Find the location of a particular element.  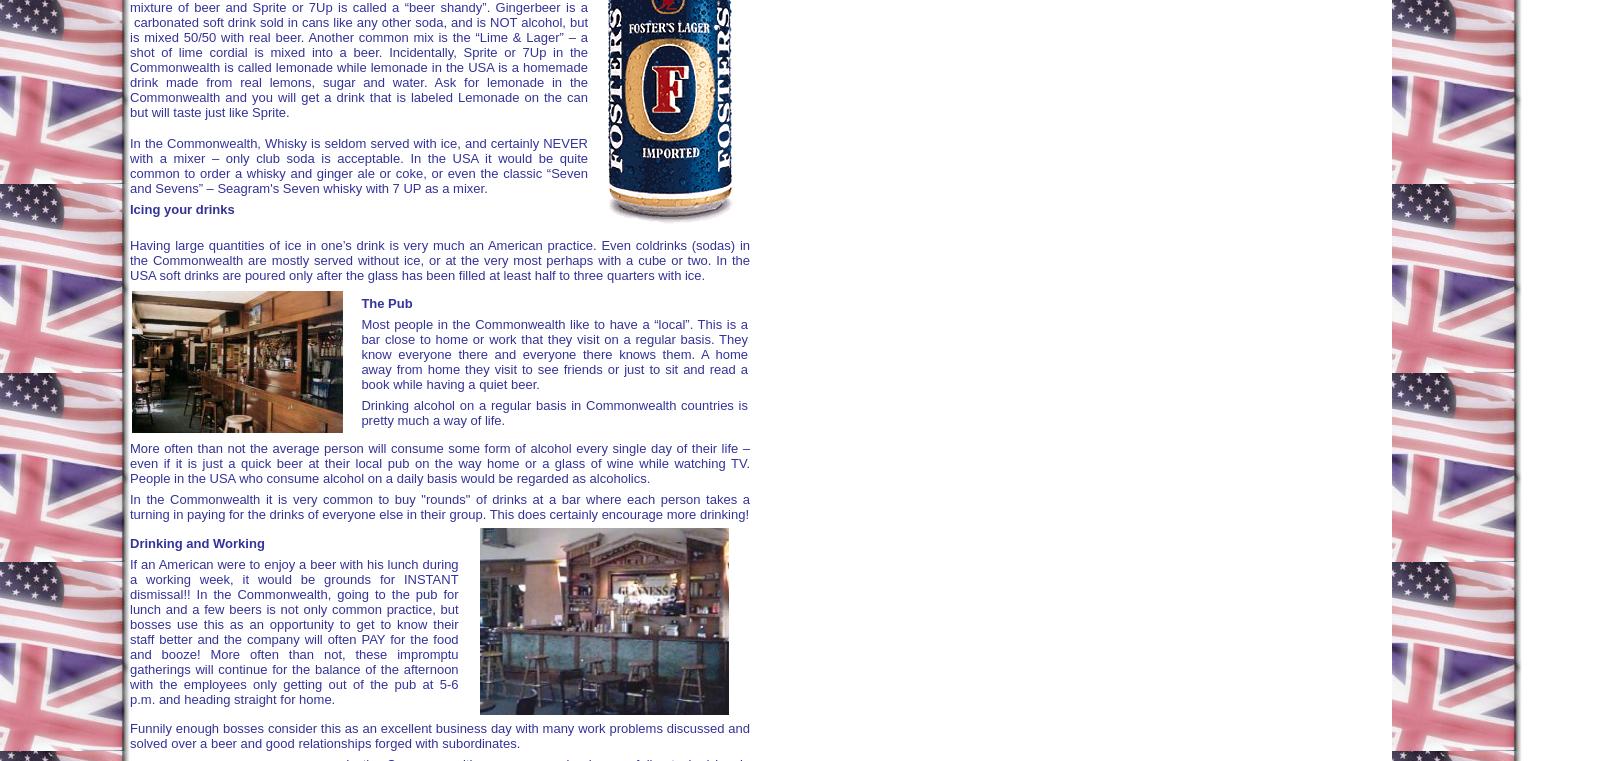

'Drinking
      alcohol on a regular basis in Commonwealth countries is pretty much a way
      of life.' is located at coordinates (360, 412).